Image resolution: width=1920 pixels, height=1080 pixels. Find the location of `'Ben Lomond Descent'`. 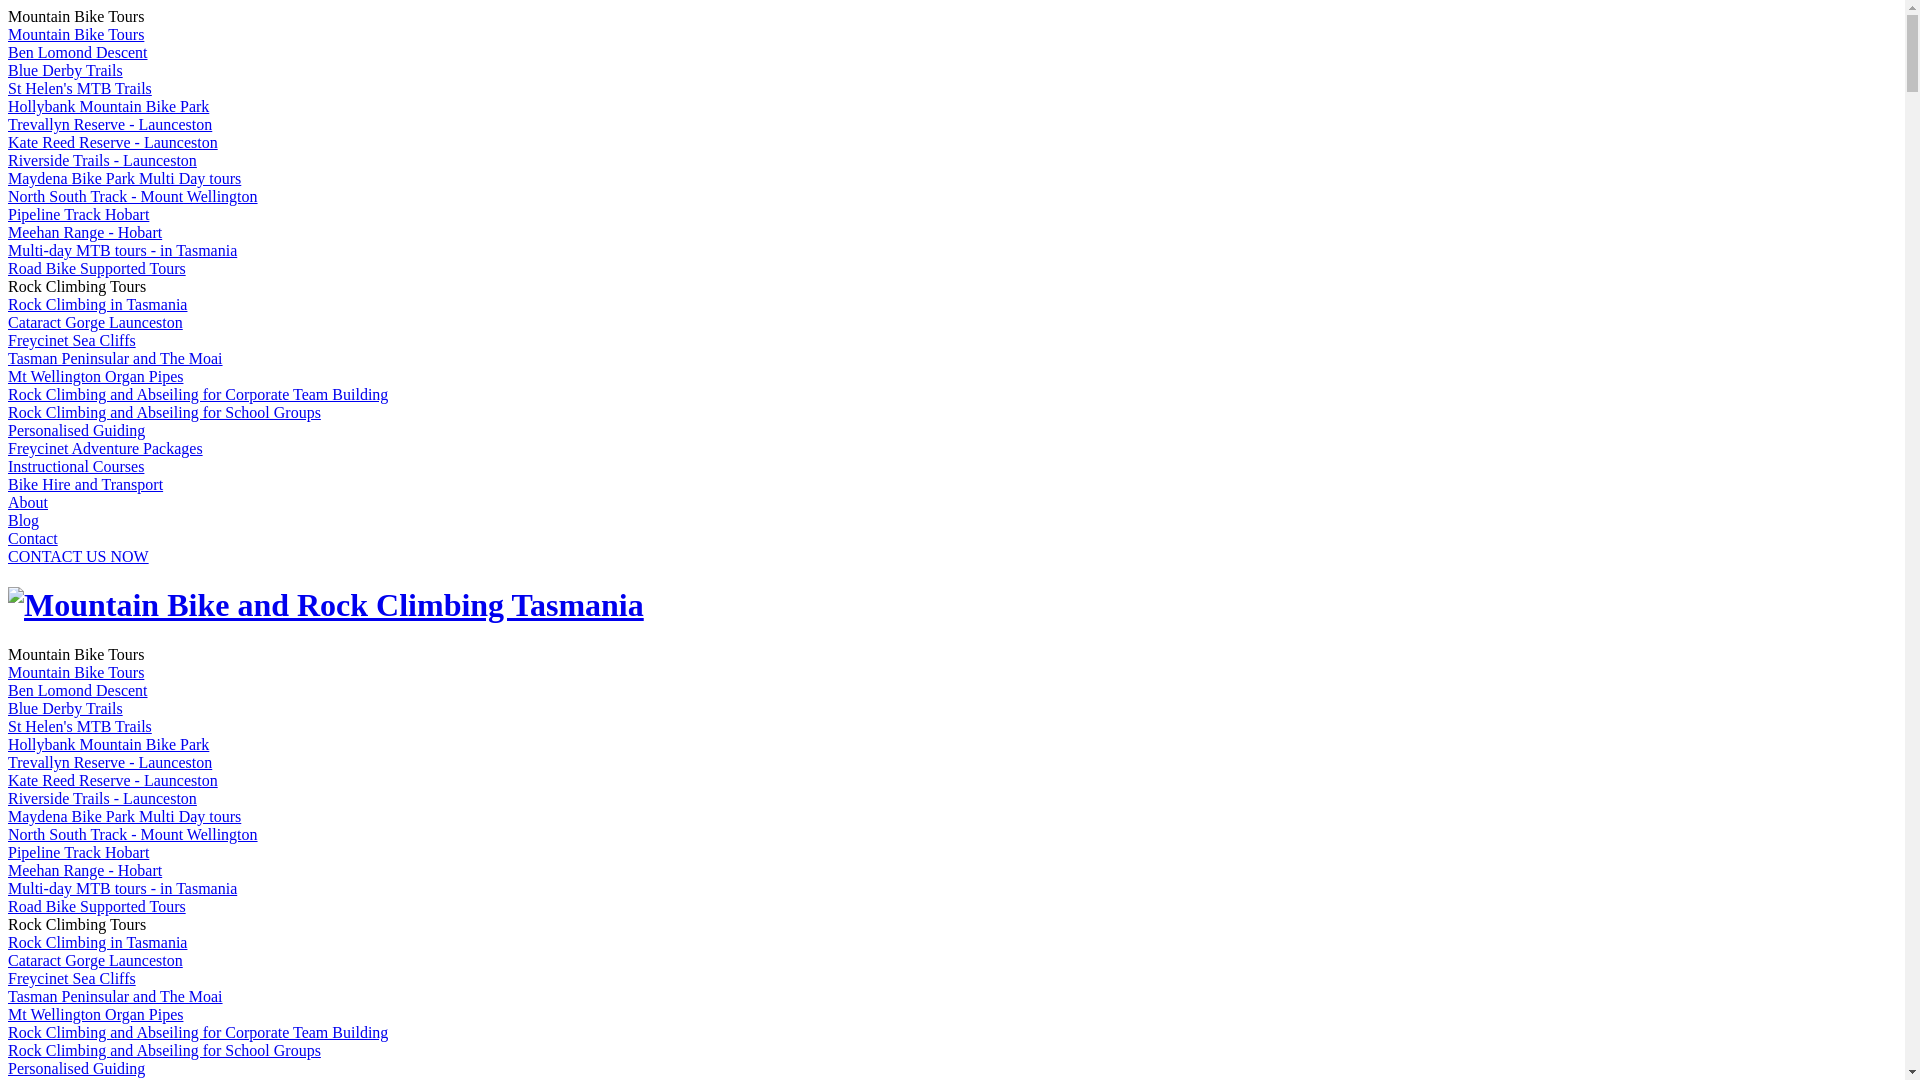

'Ben Lomond Descent' is located at coordinates (8, 689).